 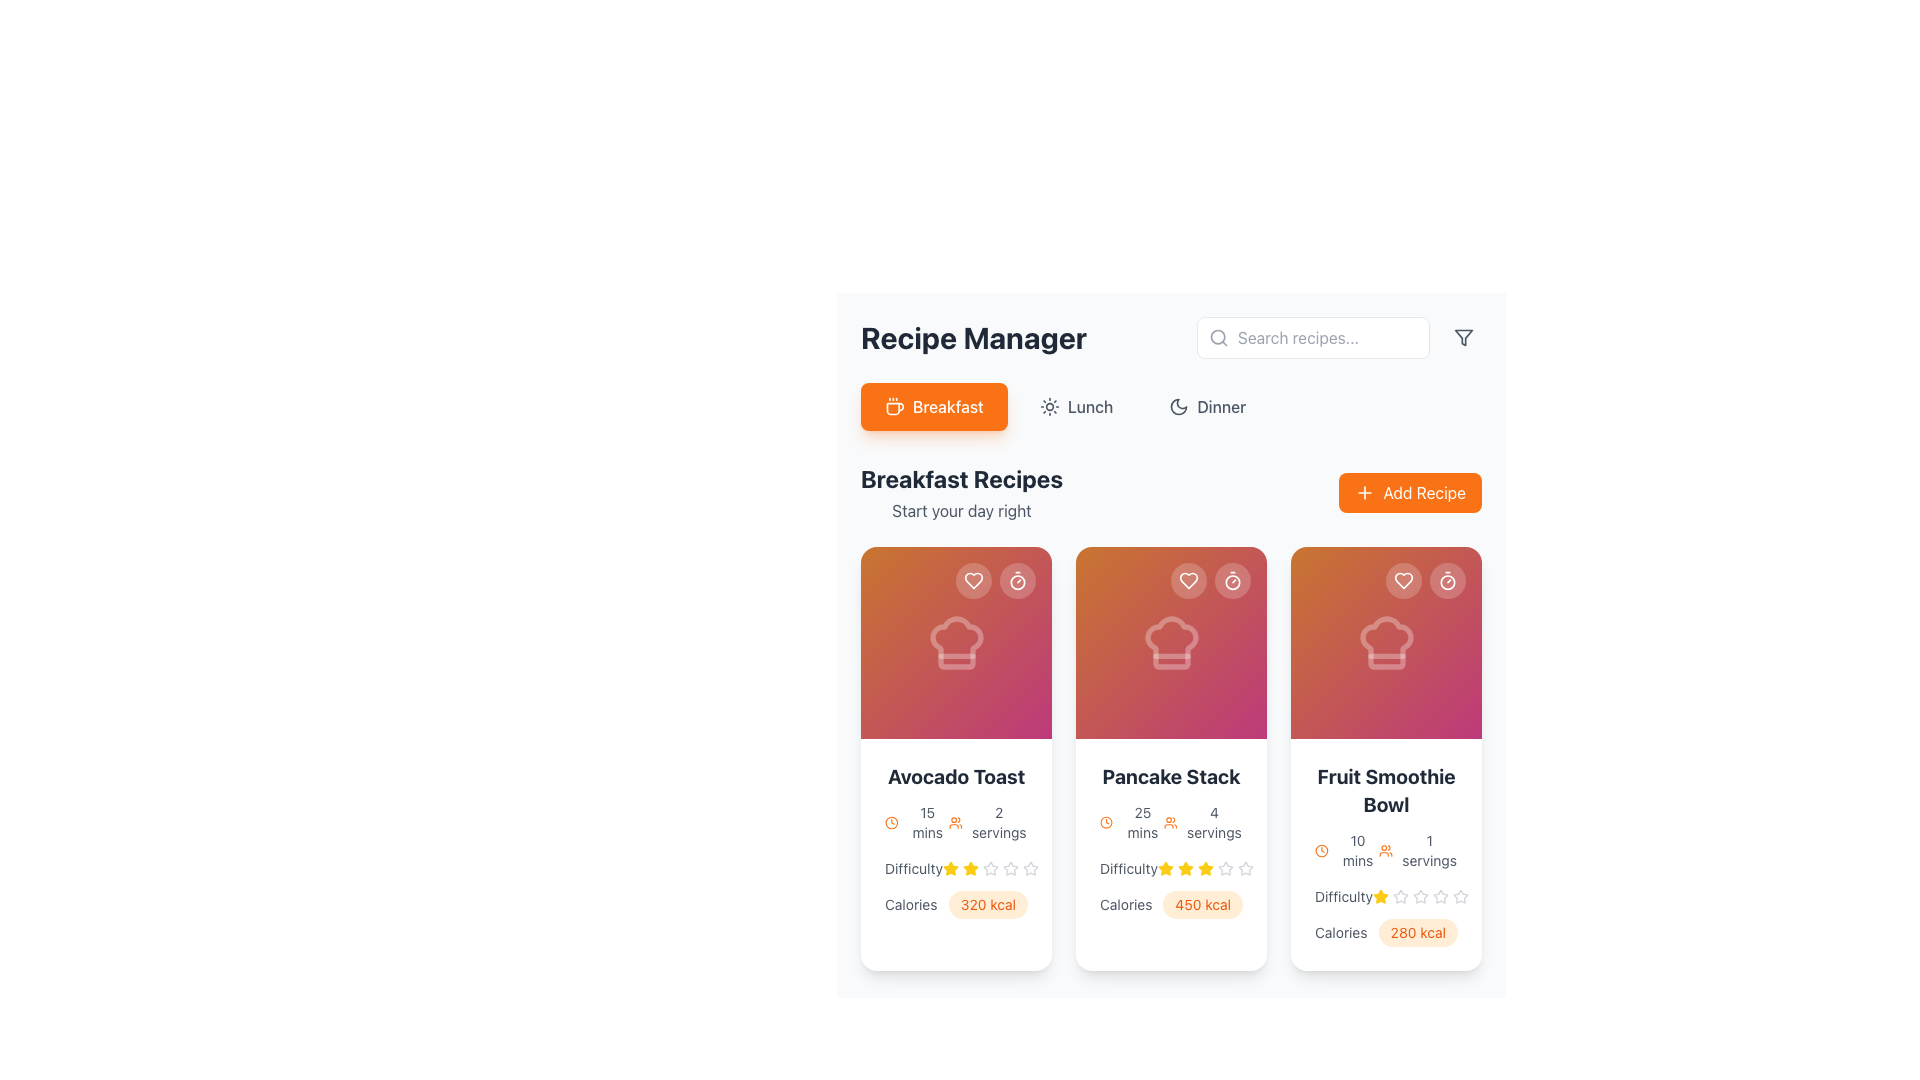 What do you see at coordinates (1202, 822) in the screenshot?
I see `text '4 servings' styled in a small, gray font, accompanied by an orange icon resembling a group of people, located in the bottom section of the card titled 'Pancake Stack'` at bounding box center [1202, 822].